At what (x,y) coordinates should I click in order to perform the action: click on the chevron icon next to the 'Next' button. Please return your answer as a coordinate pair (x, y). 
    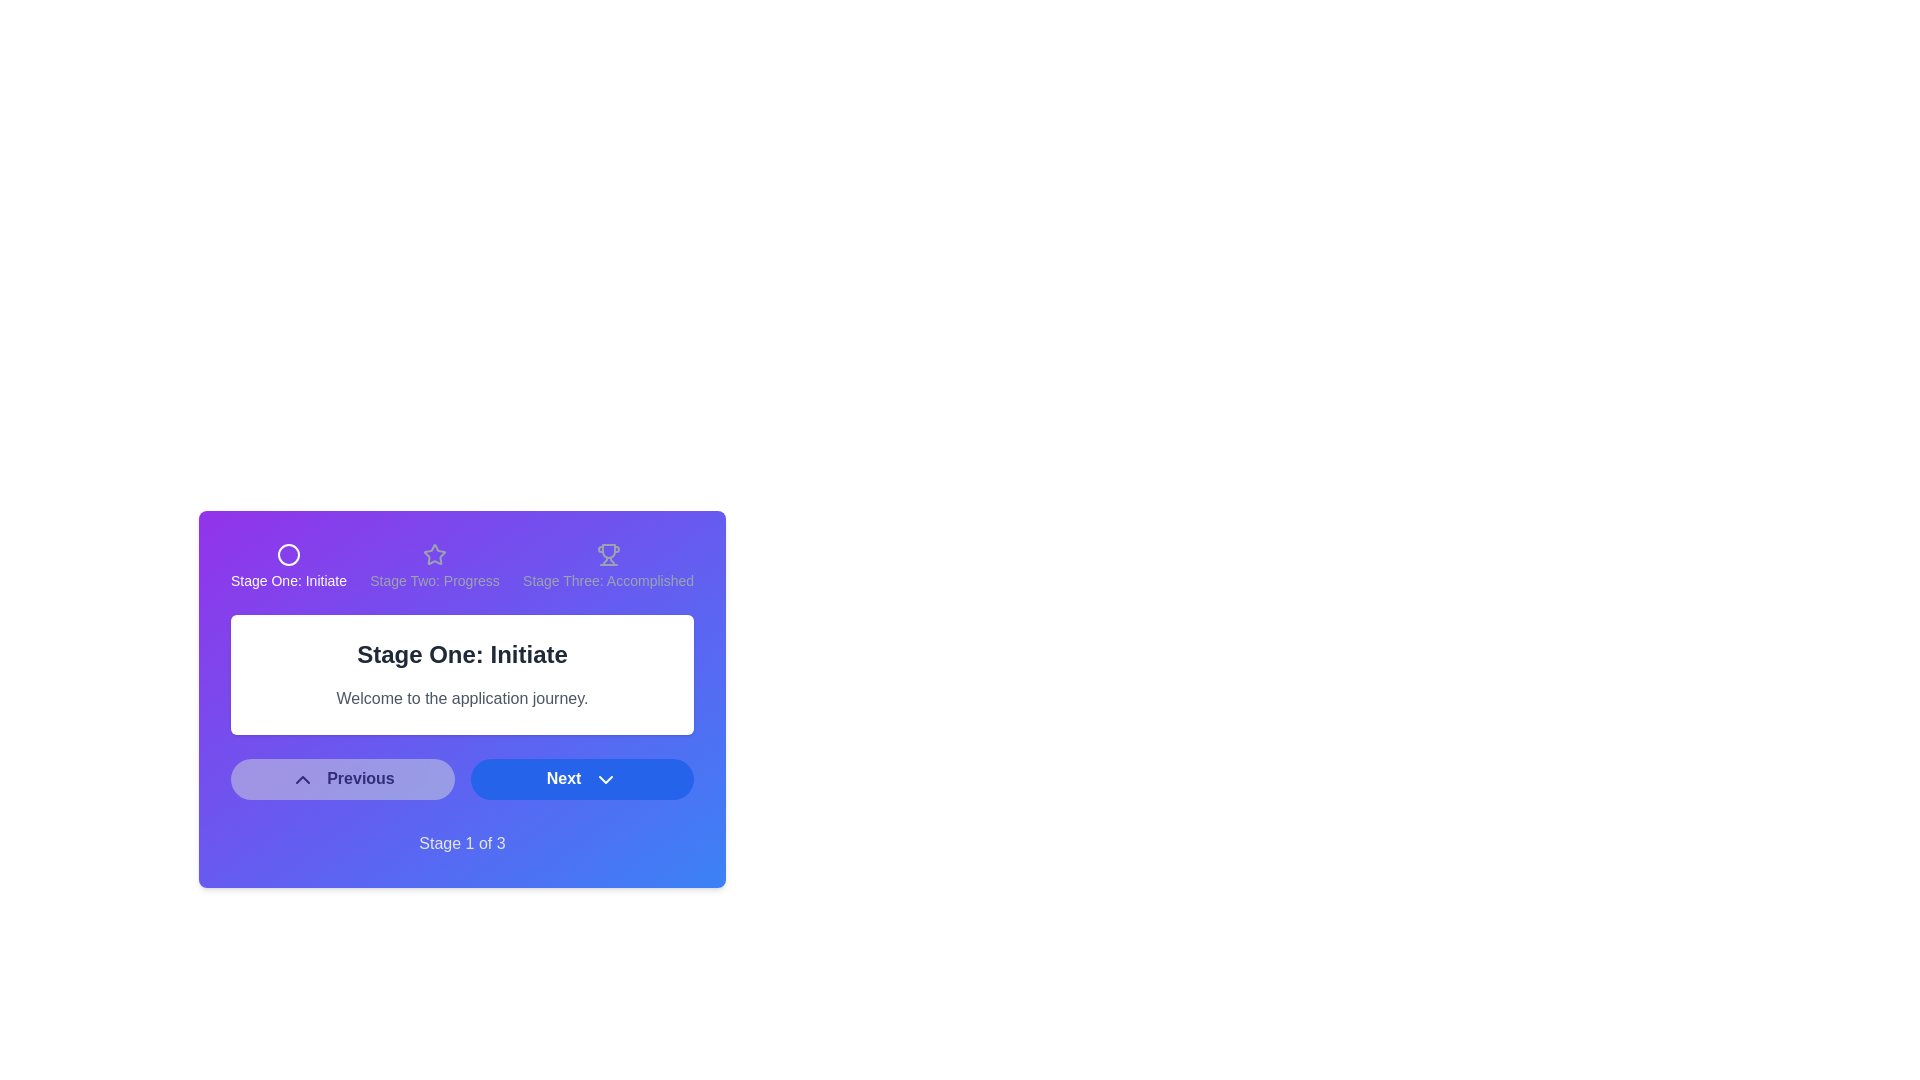
    Looking at the image, I should click on (604, 778).